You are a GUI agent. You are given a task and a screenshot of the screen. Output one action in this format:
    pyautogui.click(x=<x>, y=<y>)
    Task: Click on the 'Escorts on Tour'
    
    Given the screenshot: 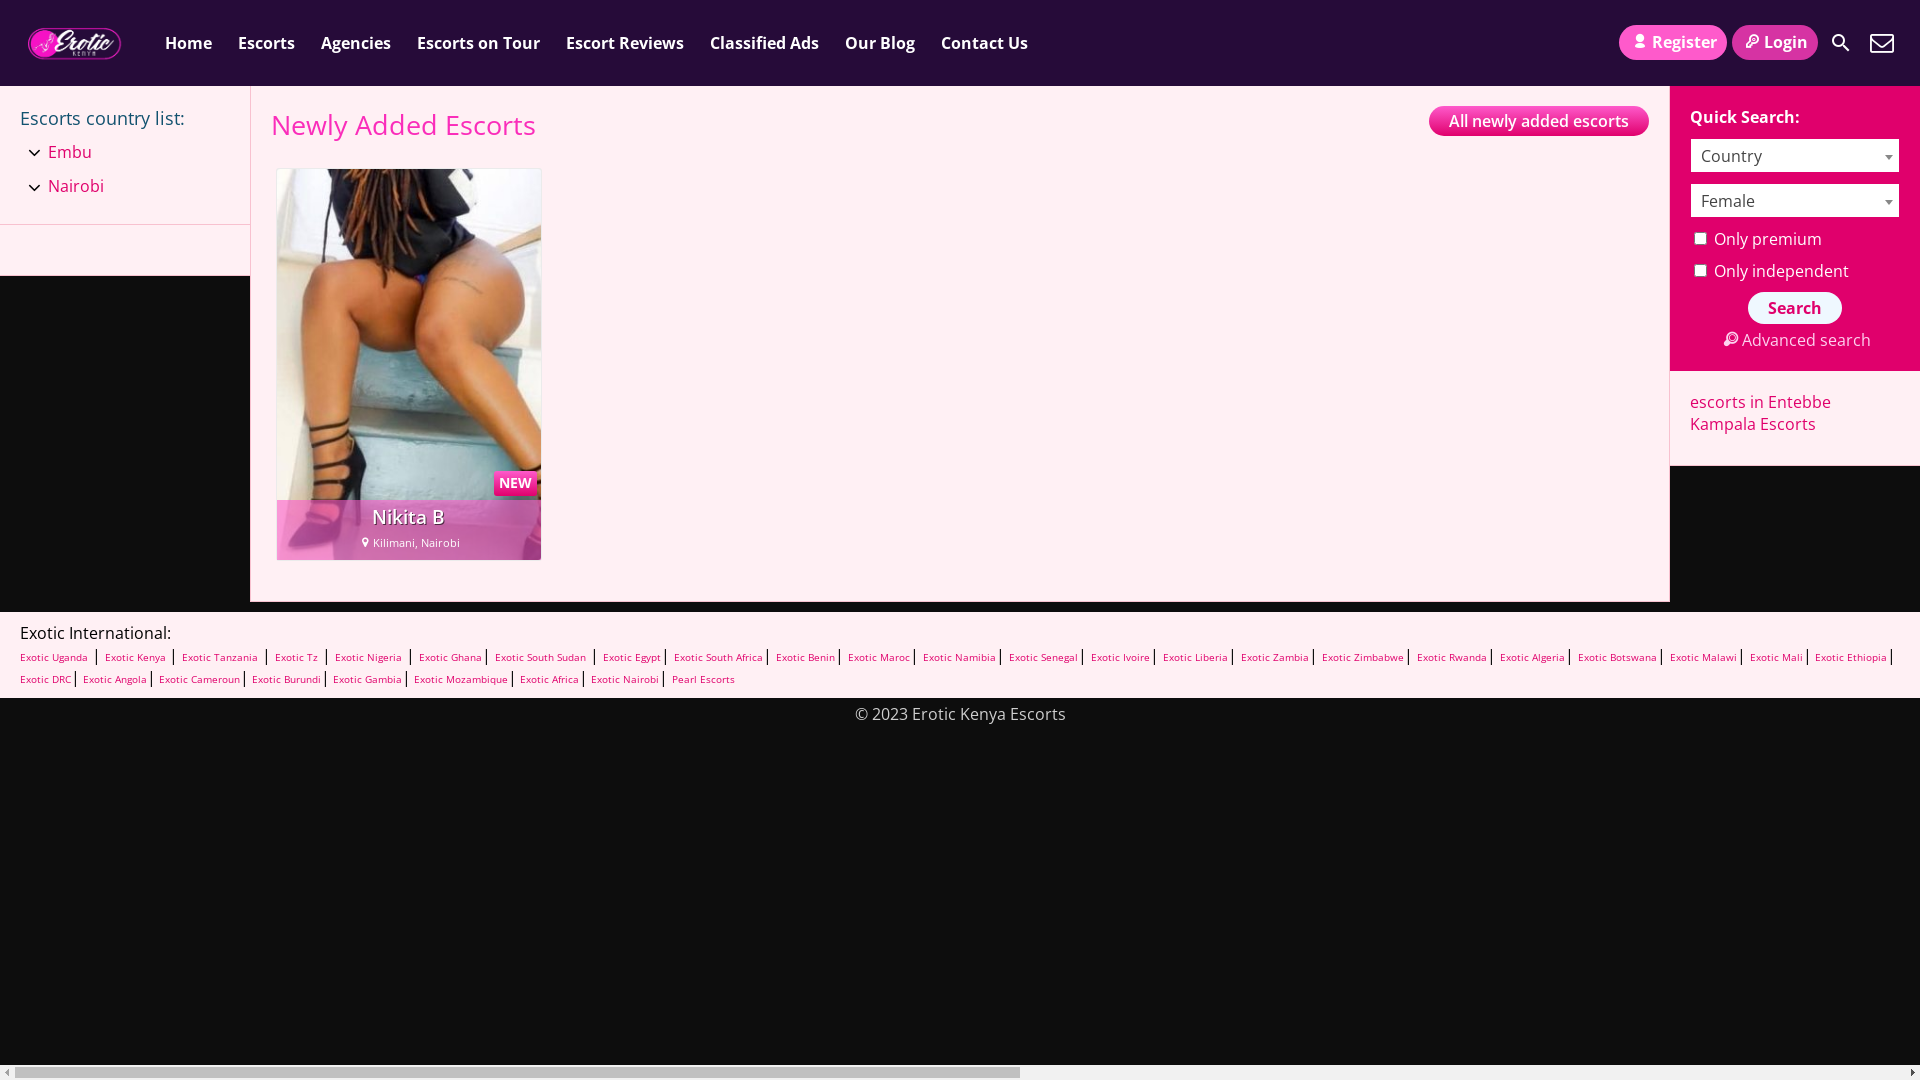 What is the action you would take?
    pyautogui.click(x=477, y=43)
    